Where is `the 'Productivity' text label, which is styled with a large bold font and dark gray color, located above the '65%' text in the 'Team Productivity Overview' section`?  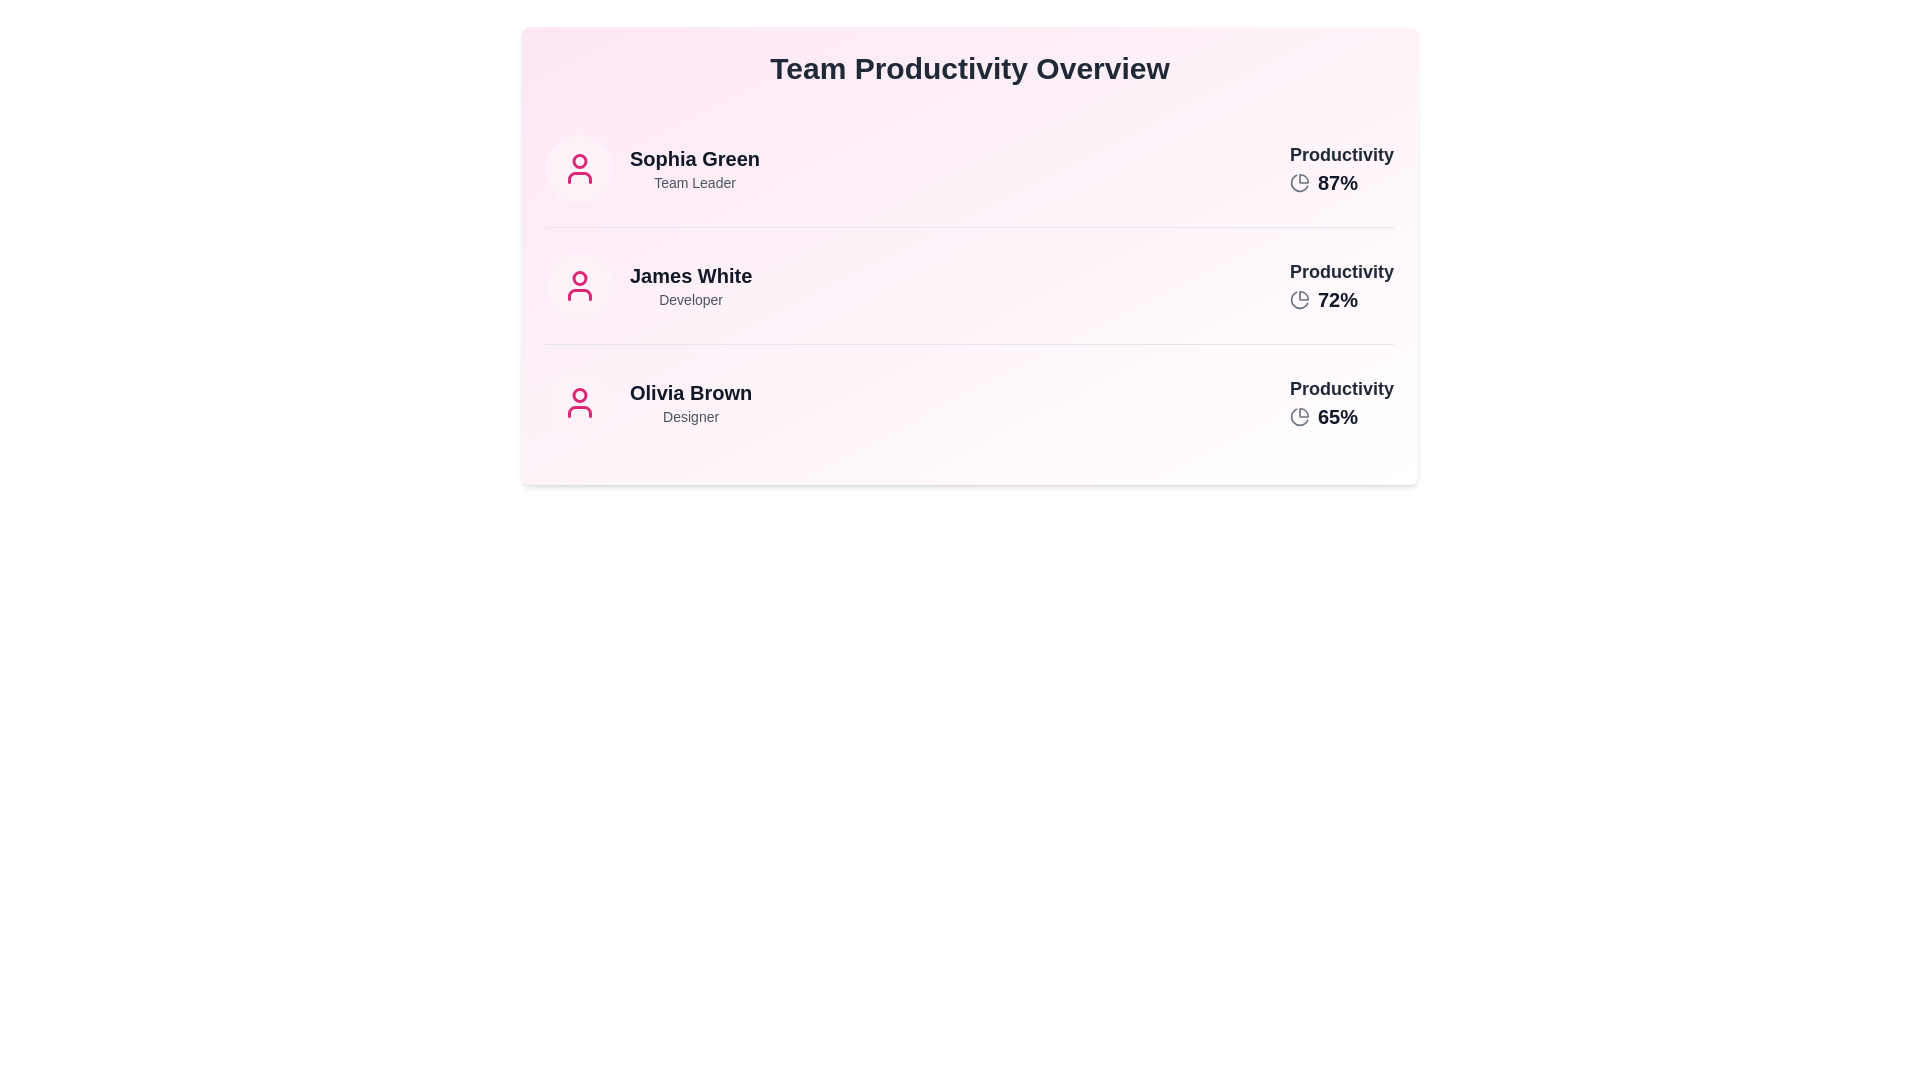
the 'Productivity' text label, which is styled with a large bold font and dark gray color, located above the '65%' text in the 'Team Productivity Overview' section is located at coordinates (1341, 389).